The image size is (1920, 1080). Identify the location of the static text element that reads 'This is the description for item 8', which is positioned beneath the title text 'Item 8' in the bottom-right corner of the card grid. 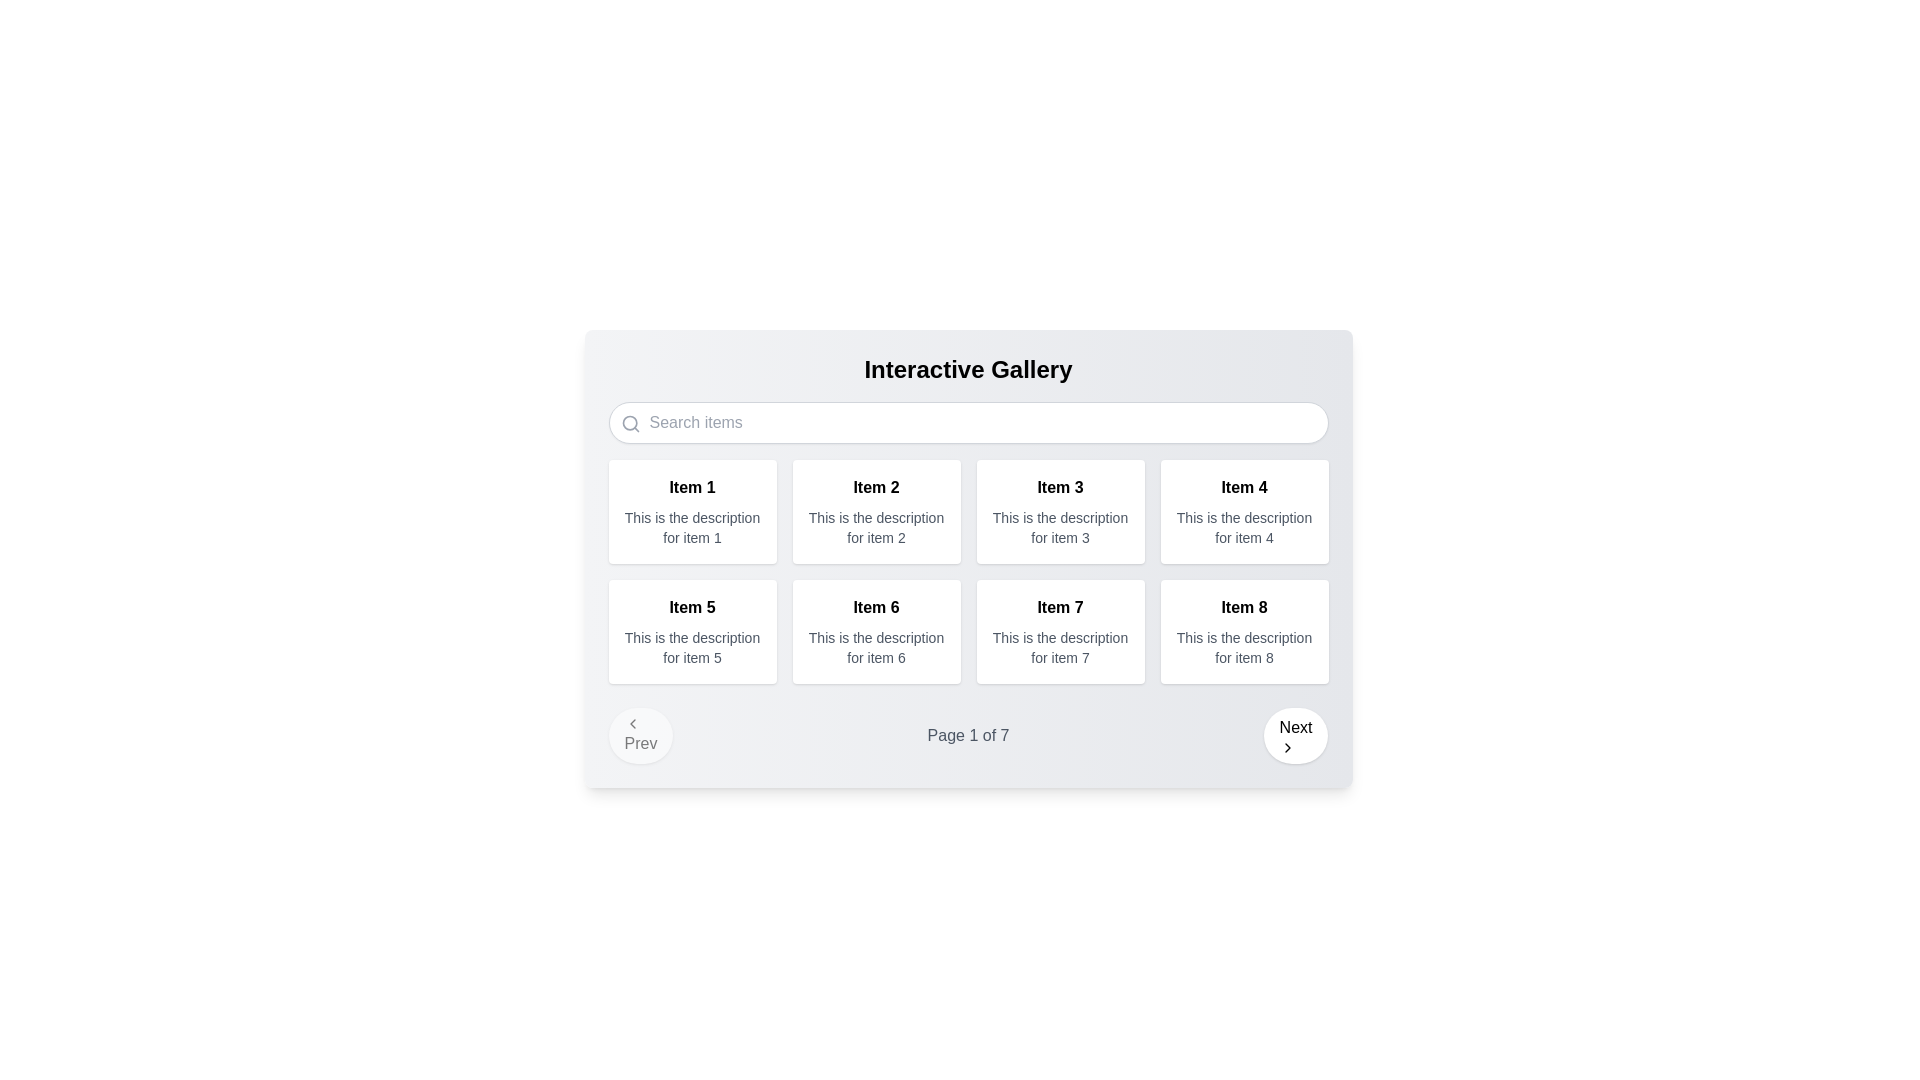
(1243, 648).